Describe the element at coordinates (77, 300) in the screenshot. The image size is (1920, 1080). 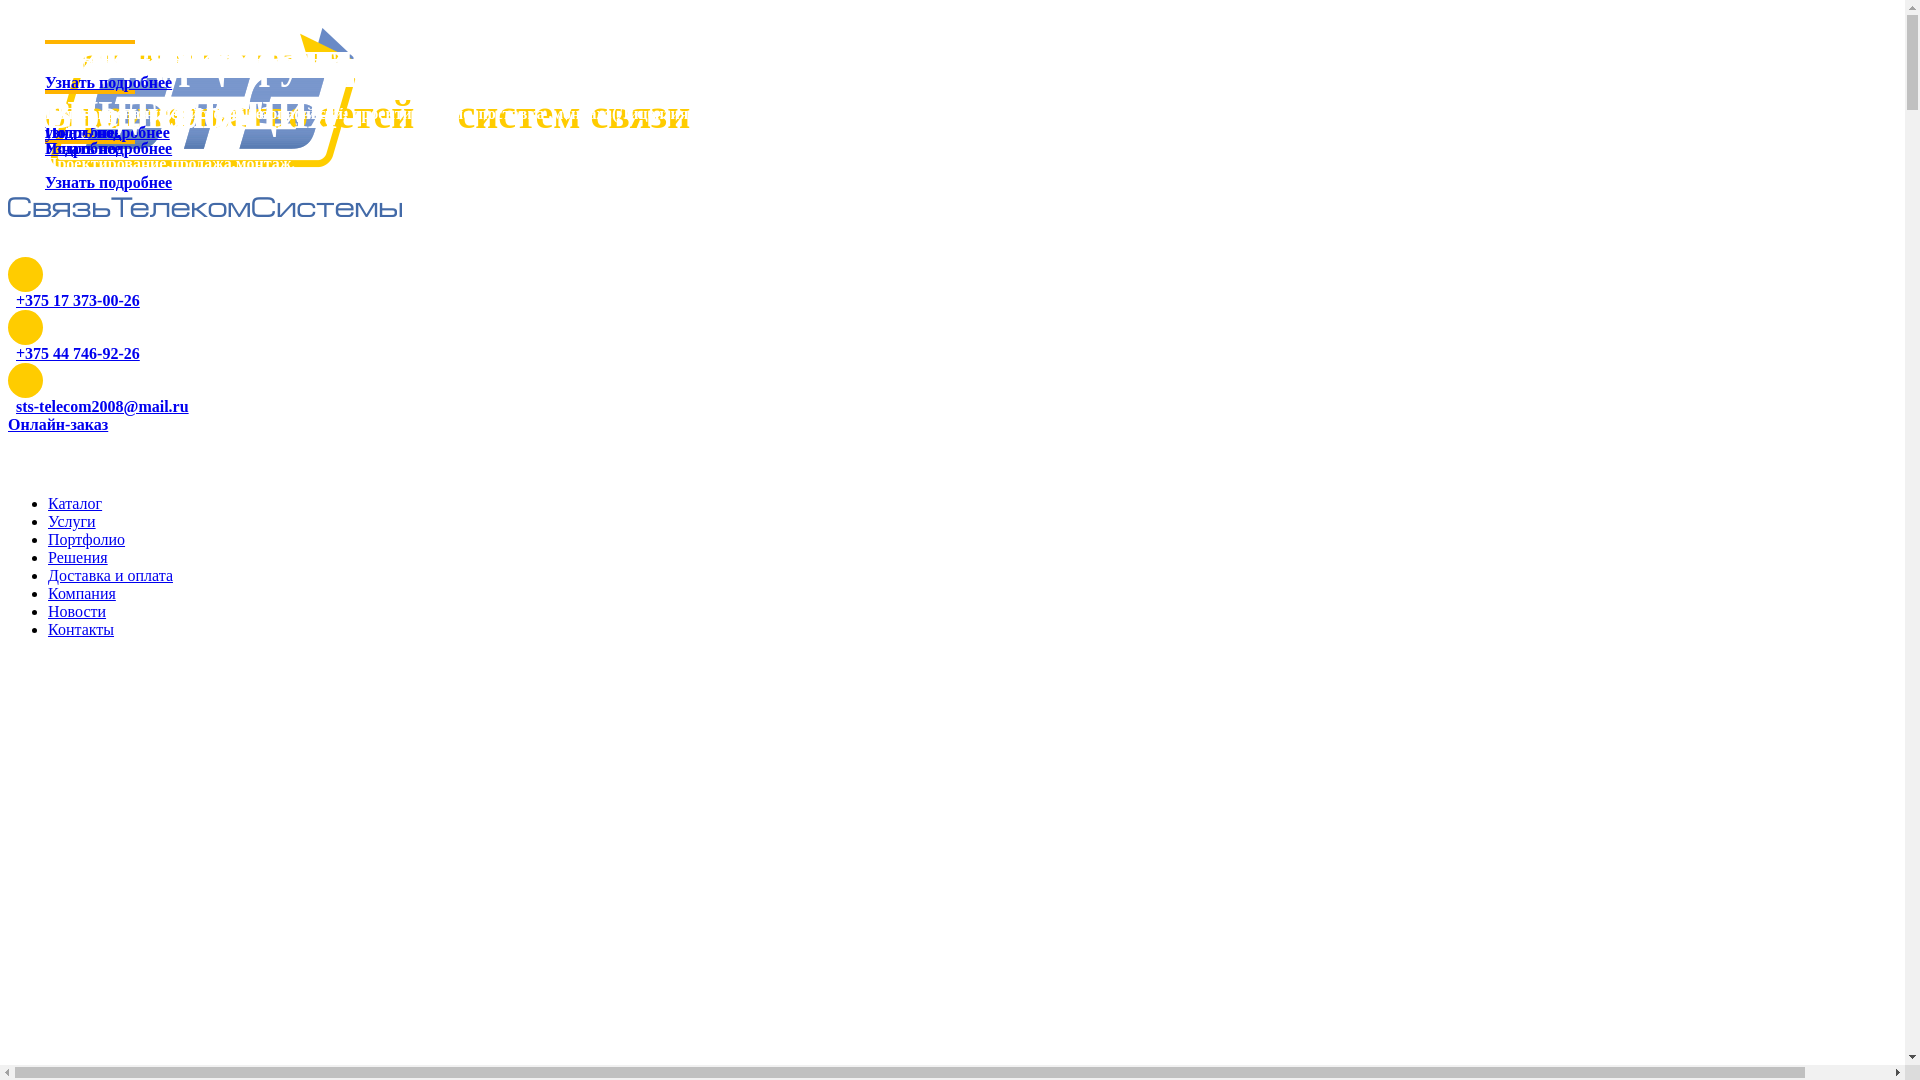
I see `'+375 17 373-00-26'` at that location.